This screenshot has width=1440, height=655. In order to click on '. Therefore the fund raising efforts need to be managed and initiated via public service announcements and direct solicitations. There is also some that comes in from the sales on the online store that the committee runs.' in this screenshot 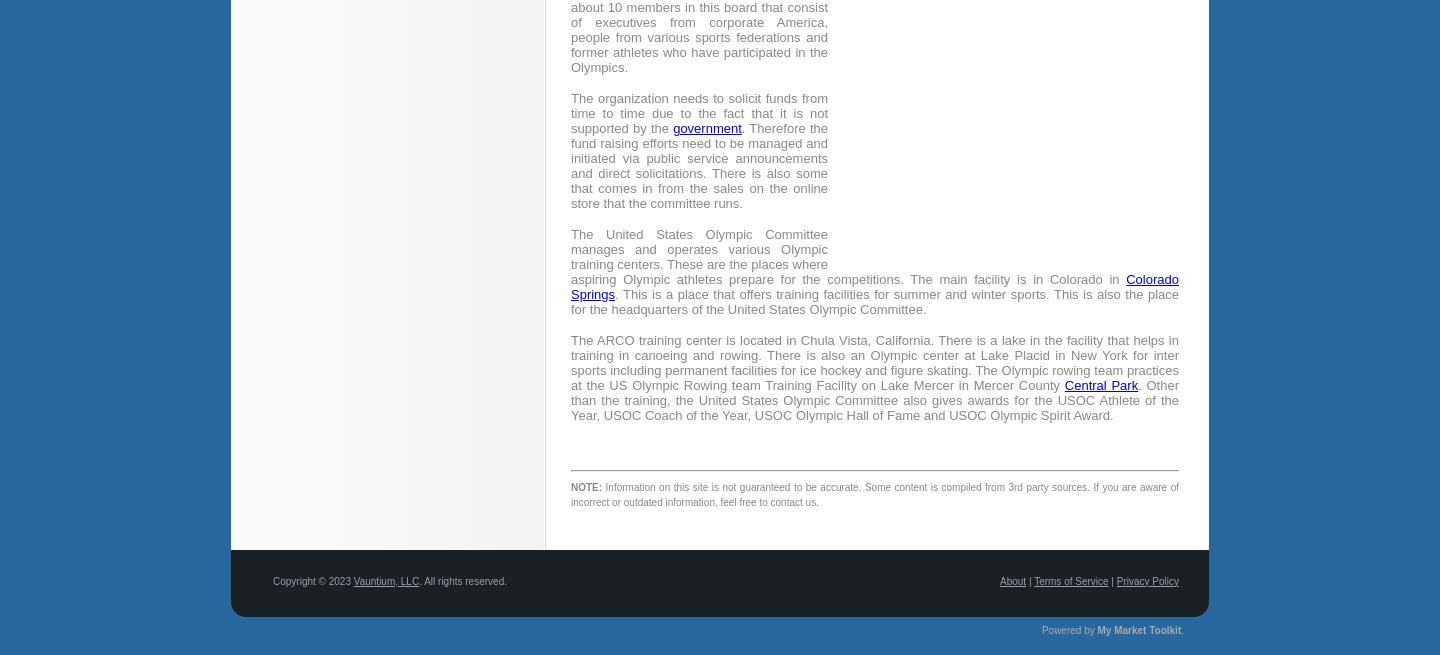, I will do `click(570, 165)`.